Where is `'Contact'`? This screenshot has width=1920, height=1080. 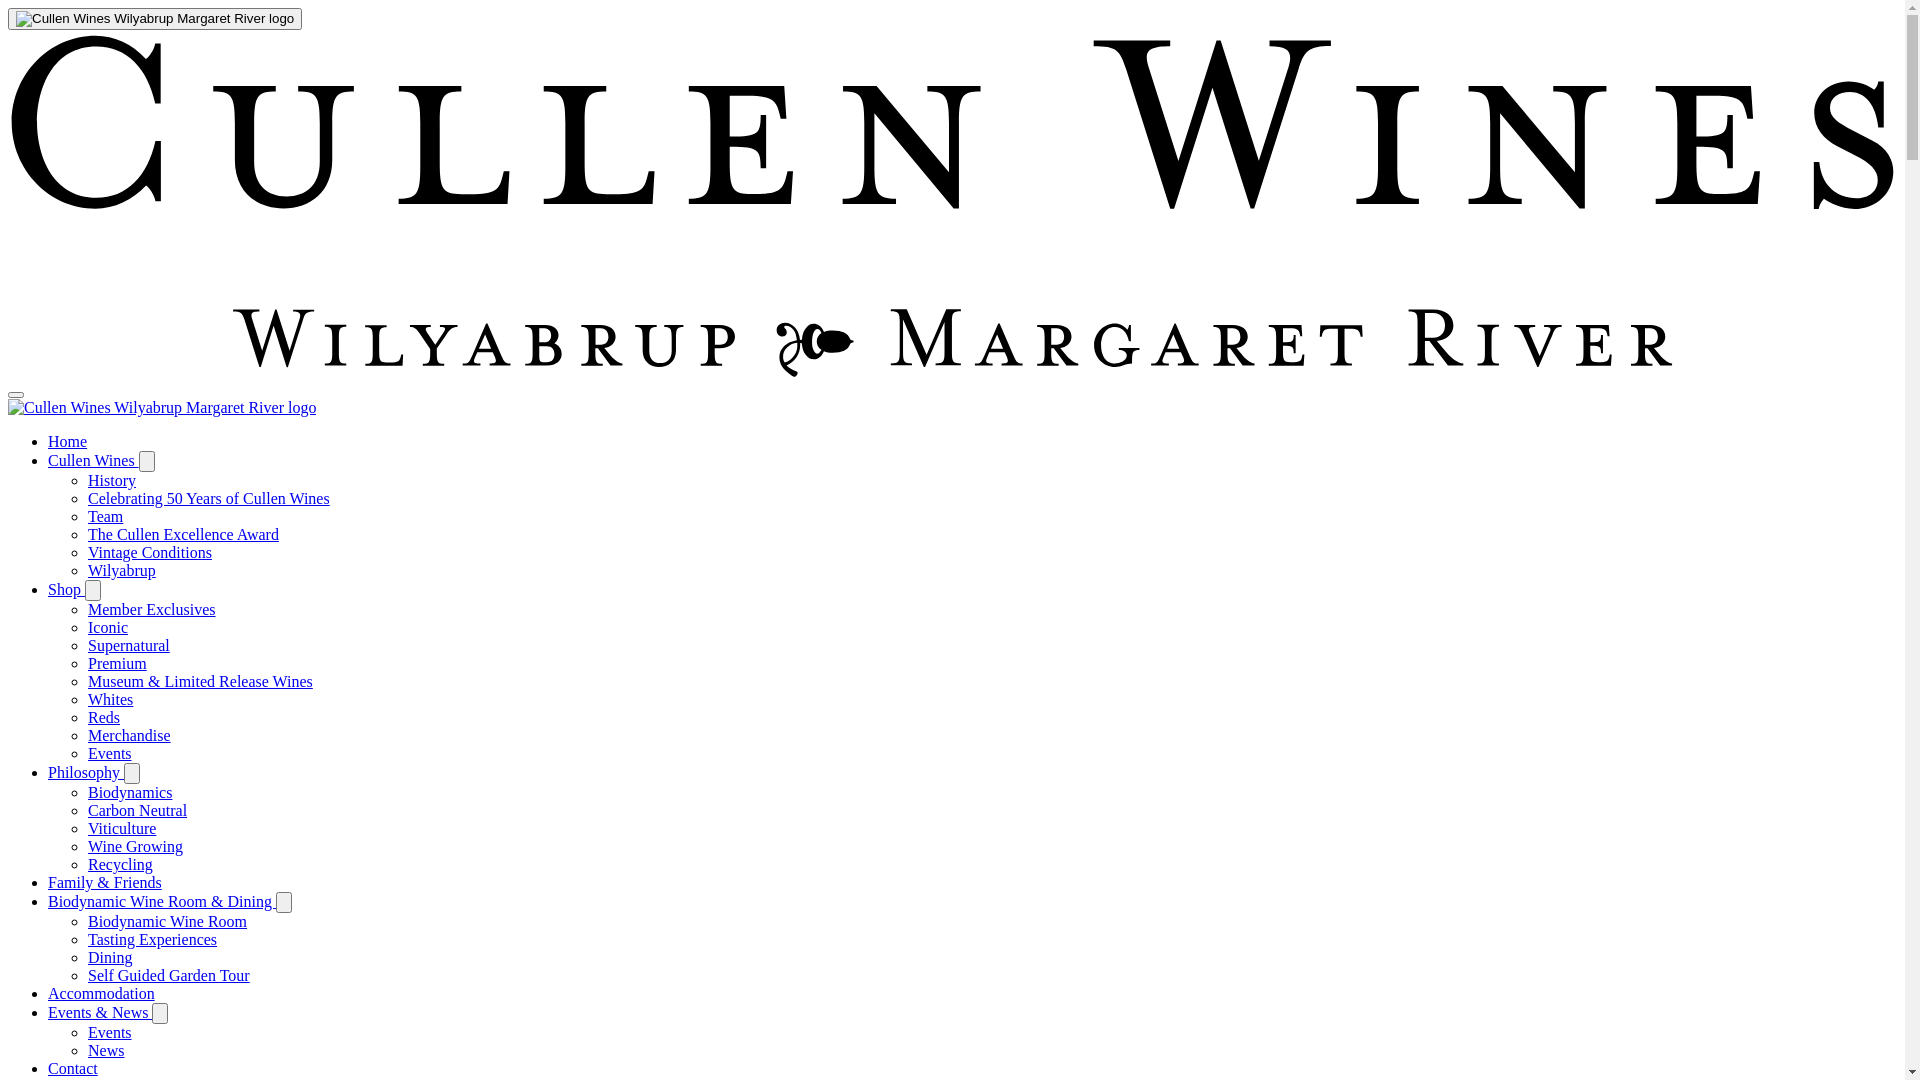
'Contact' is located at coordinates (72, 1067).